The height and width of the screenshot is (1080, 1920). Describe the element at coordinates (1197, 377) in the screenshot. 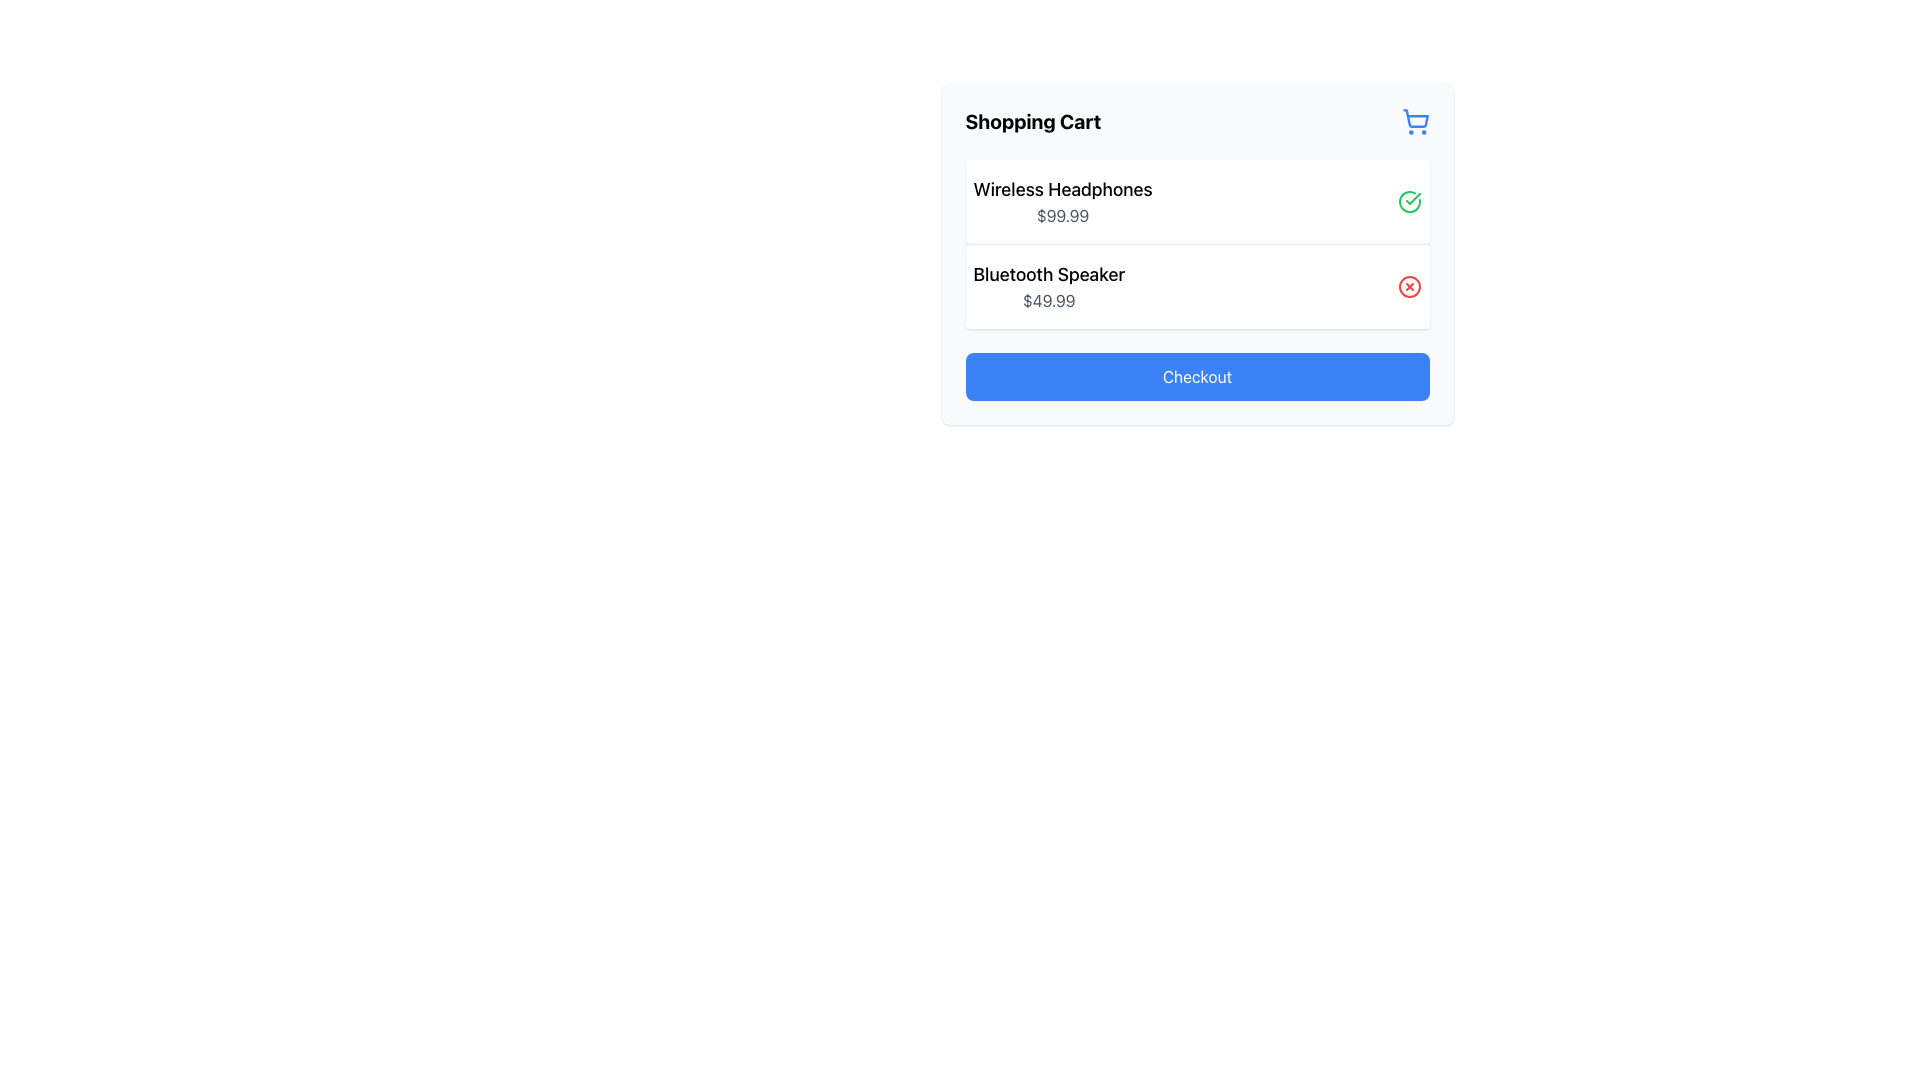

I see `the 'Checkout' button located at the bottom of the shopping cart section to proceed to checkout` at that location.